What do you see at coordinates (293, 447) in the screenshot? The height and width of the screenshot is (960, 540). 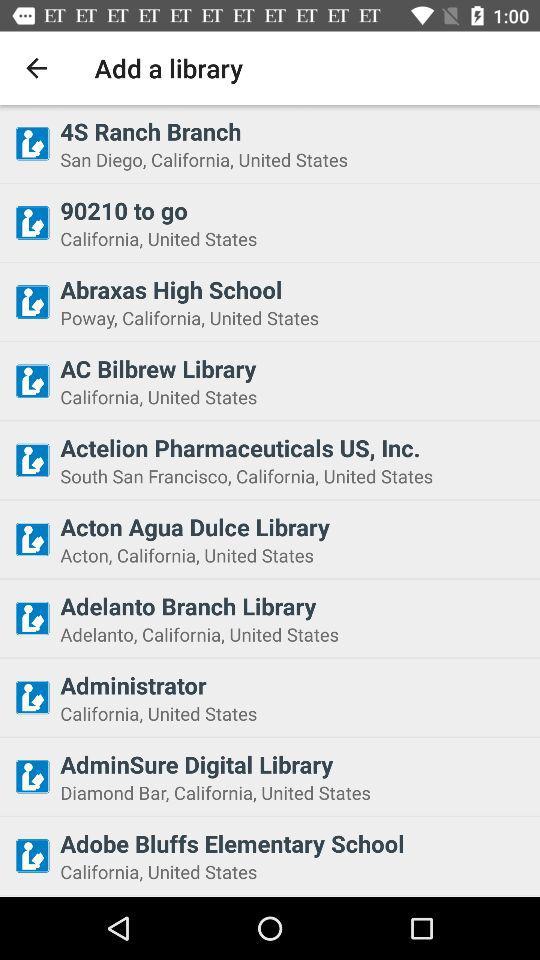 I see `icon above south san francisco icon` at bounding box center [293, 447].